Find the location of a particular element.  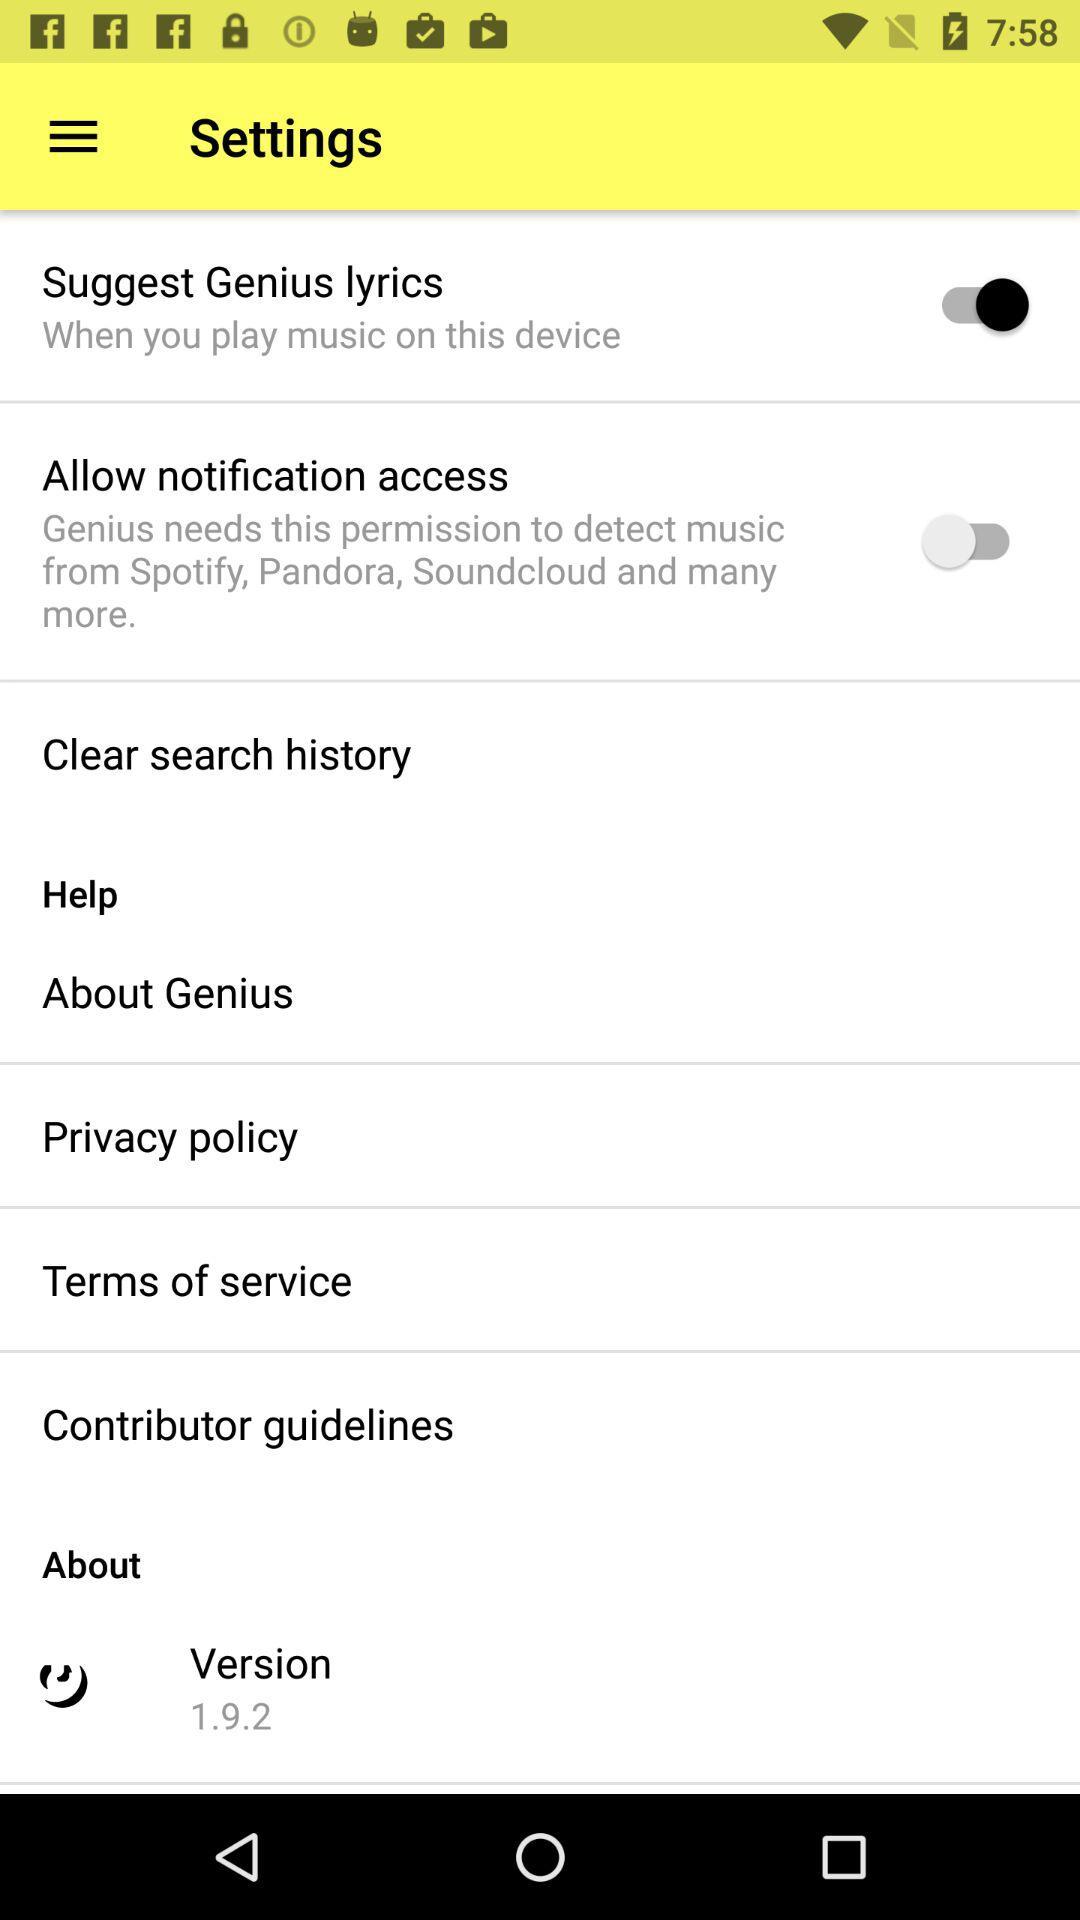

item next to settings is located at coordinates (72, 135).